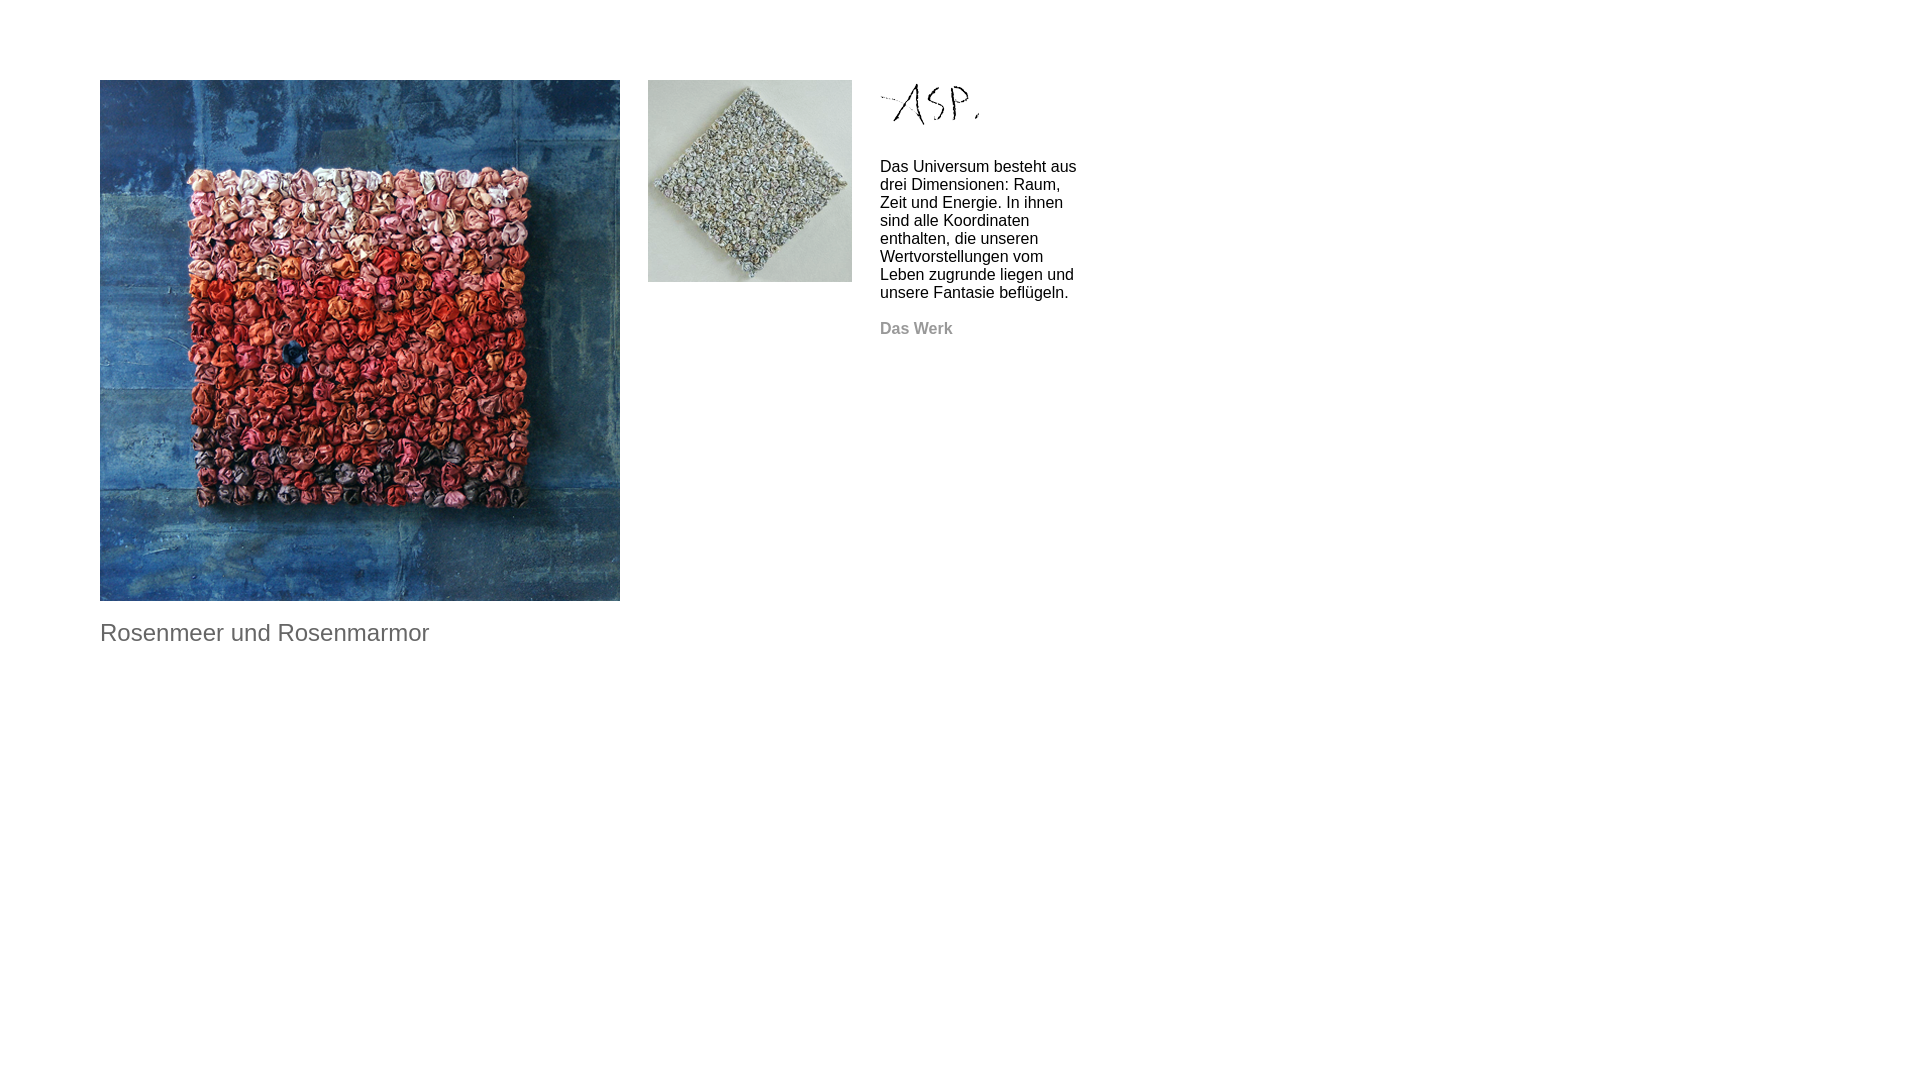 This screenshot has width=1920, height=1080. What do you see at coordinates (915, 327) in the screenshot?
I see `'Das Werk'` at bounding box center [915, 327].